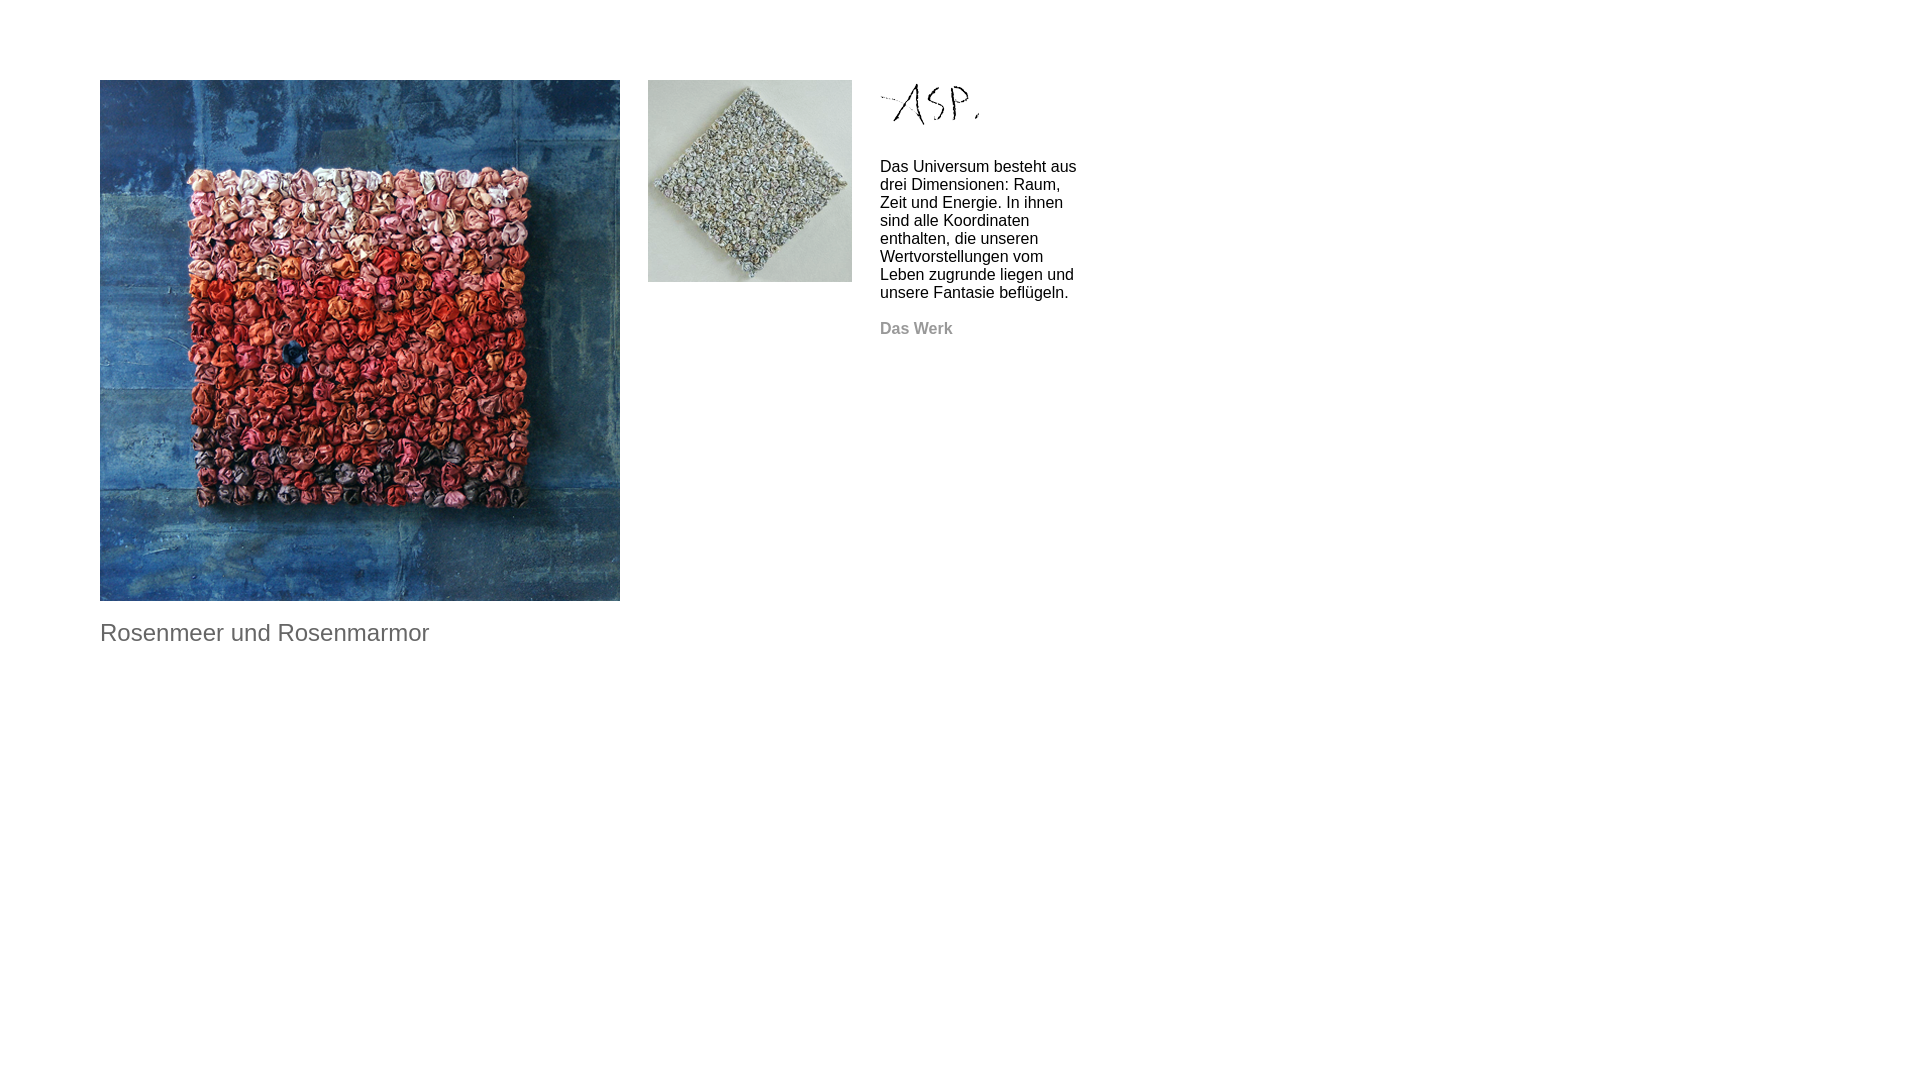 This screenshot has width=1920, height=1080. What do you see at coordinates (915, 327) in the screenshot?
I see `'Das Werk'` at bounding box center [915, 327].